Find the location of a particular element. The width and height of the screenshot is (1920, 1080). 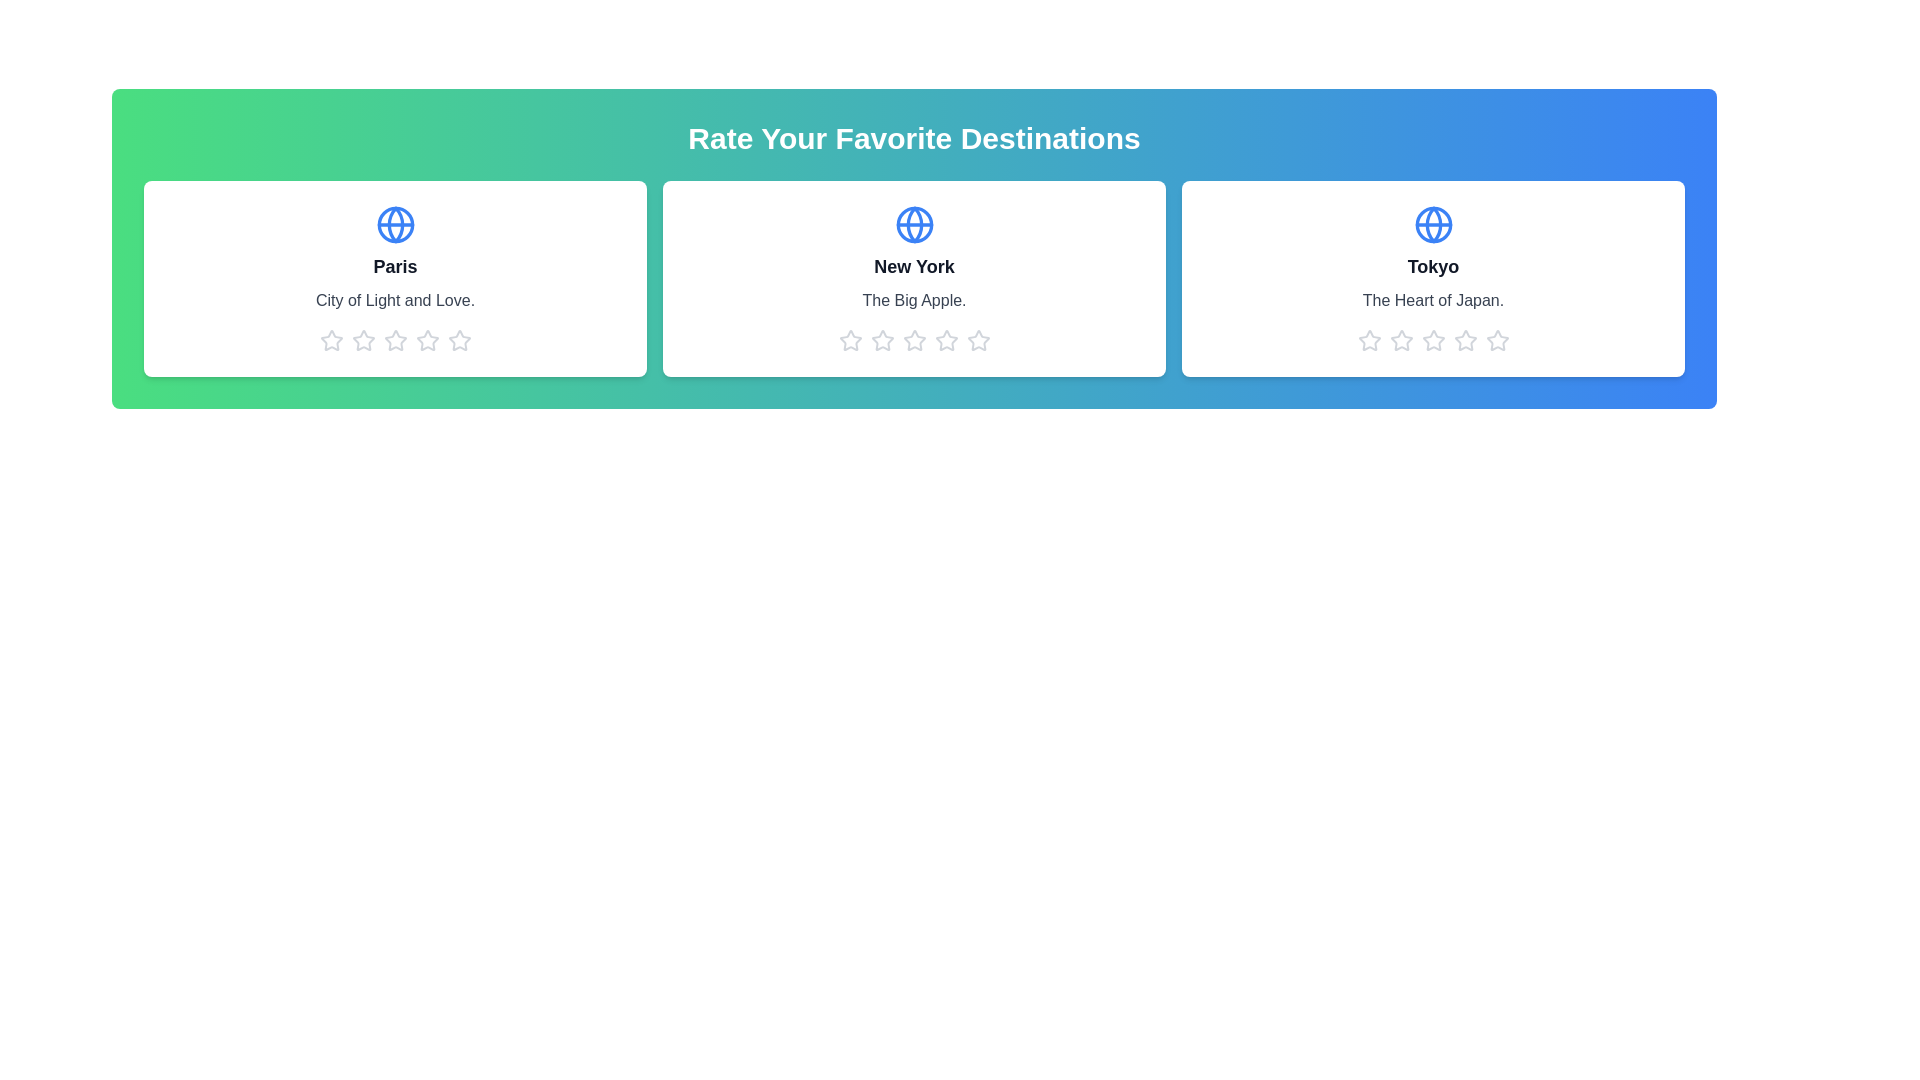

the 5 star icon for the destination Tokyo is located at coordinates (1497, 339).